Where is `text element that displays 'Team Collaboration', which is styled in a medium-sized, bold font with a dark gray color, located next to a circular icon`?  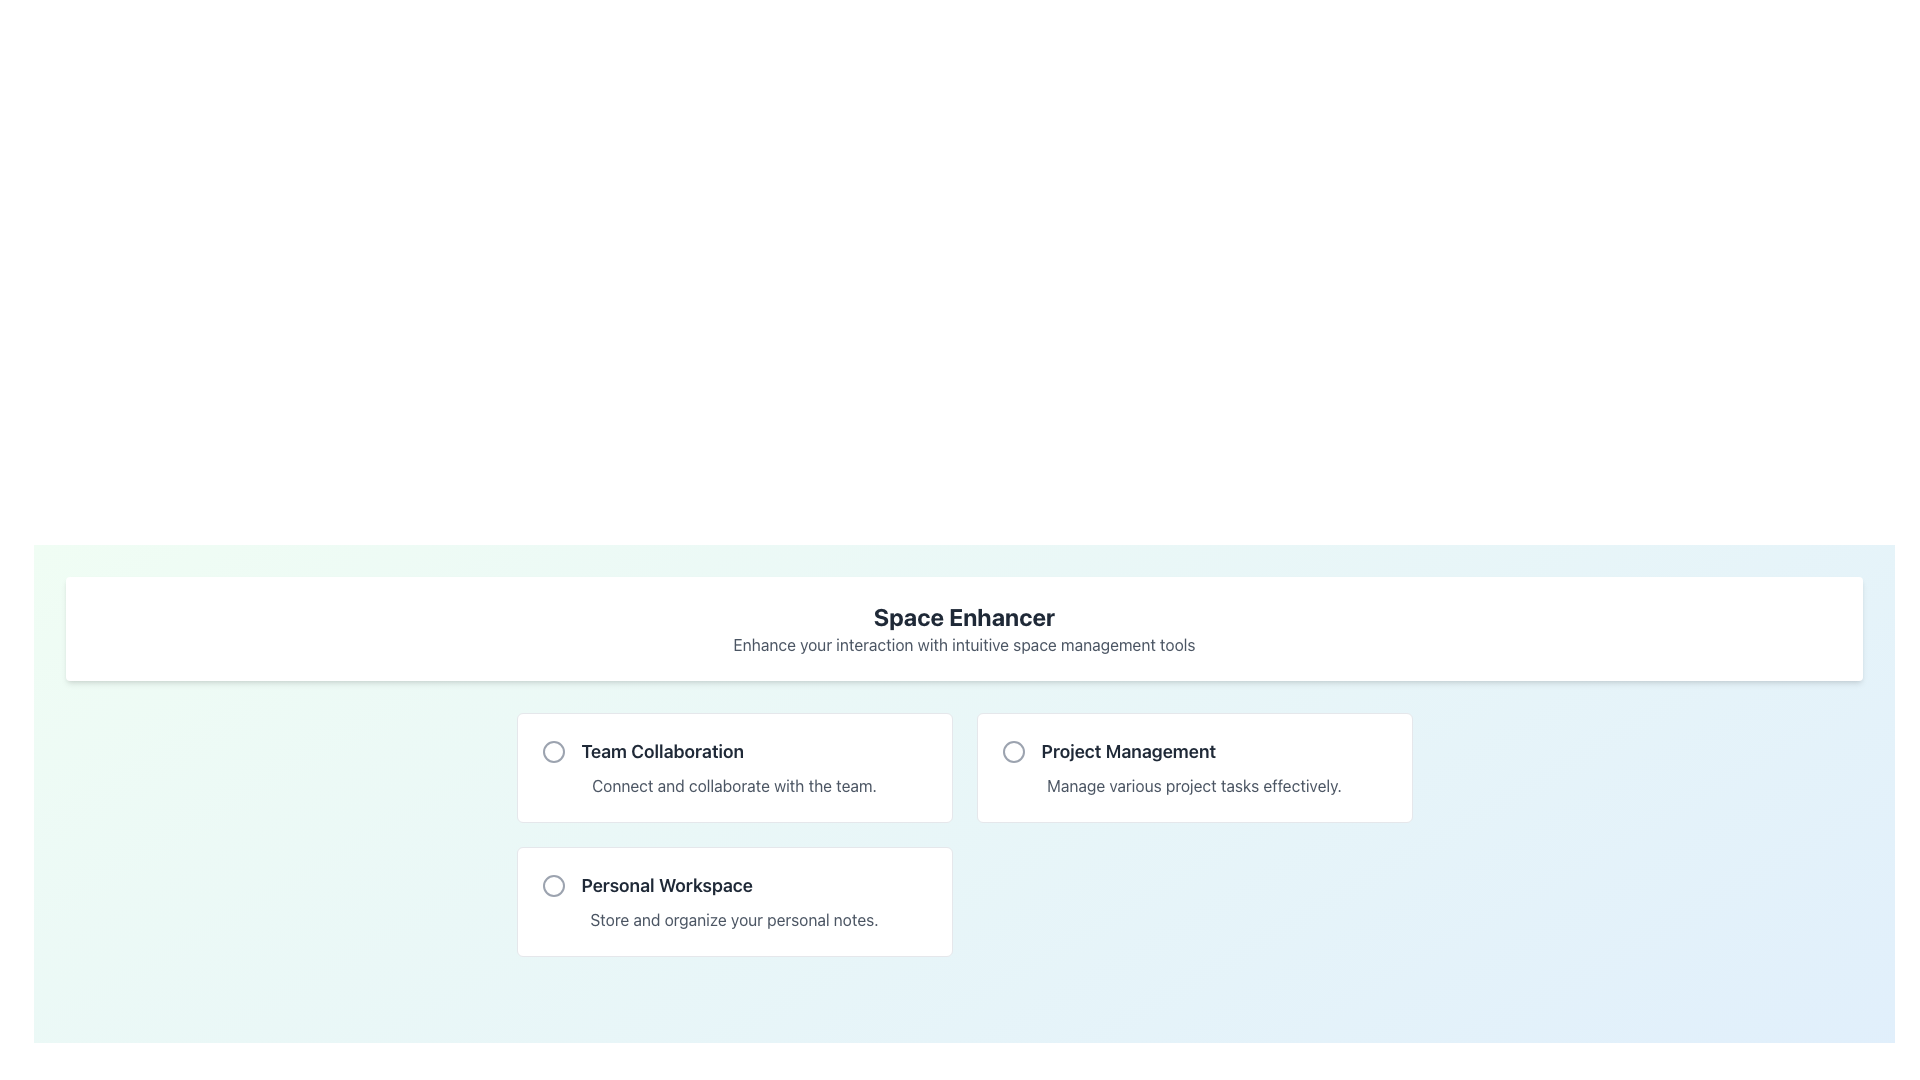 text element that displays 'Team Collaboration', which is styled in a medium-sized, bold font with a dark gray color, located next to a circular icon is located at coordinates (733, 752).